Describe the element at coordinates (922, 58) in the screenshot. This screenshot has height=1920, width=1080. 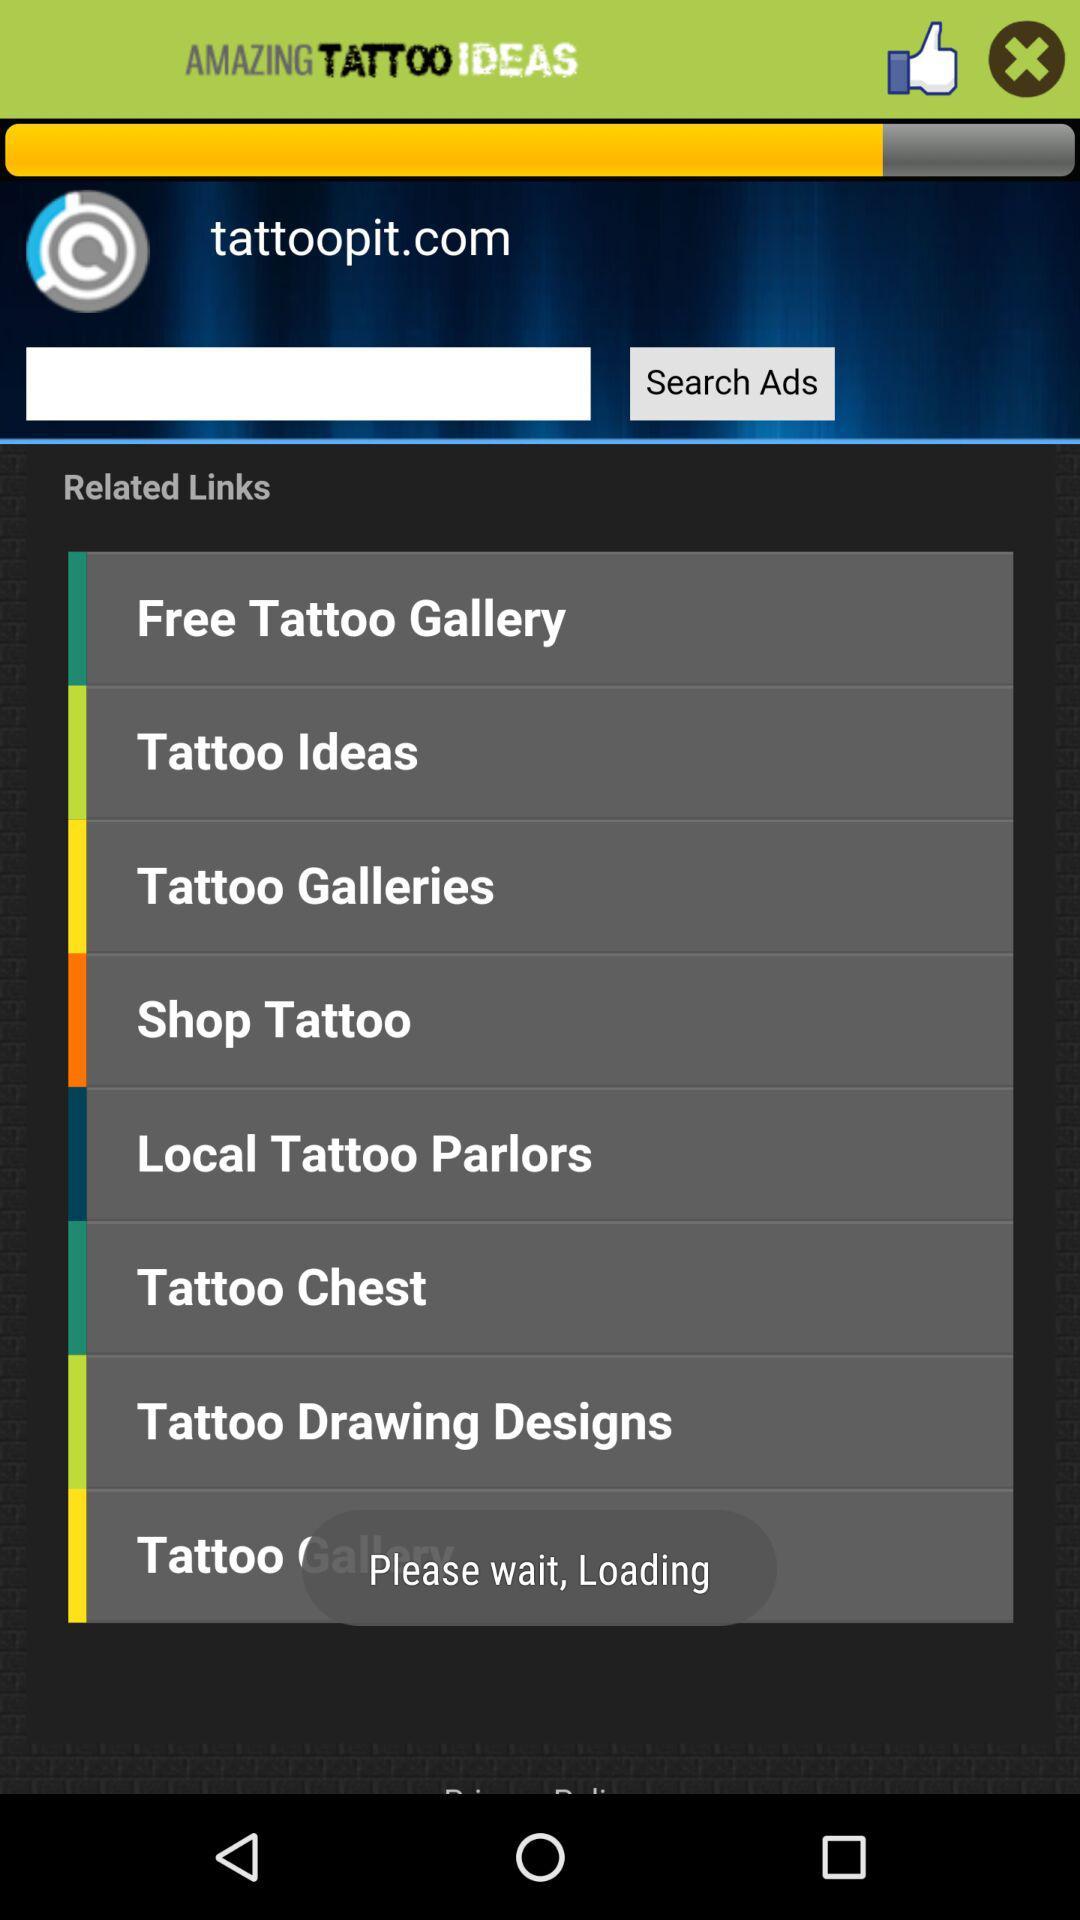
I see `like the app button` at that location.